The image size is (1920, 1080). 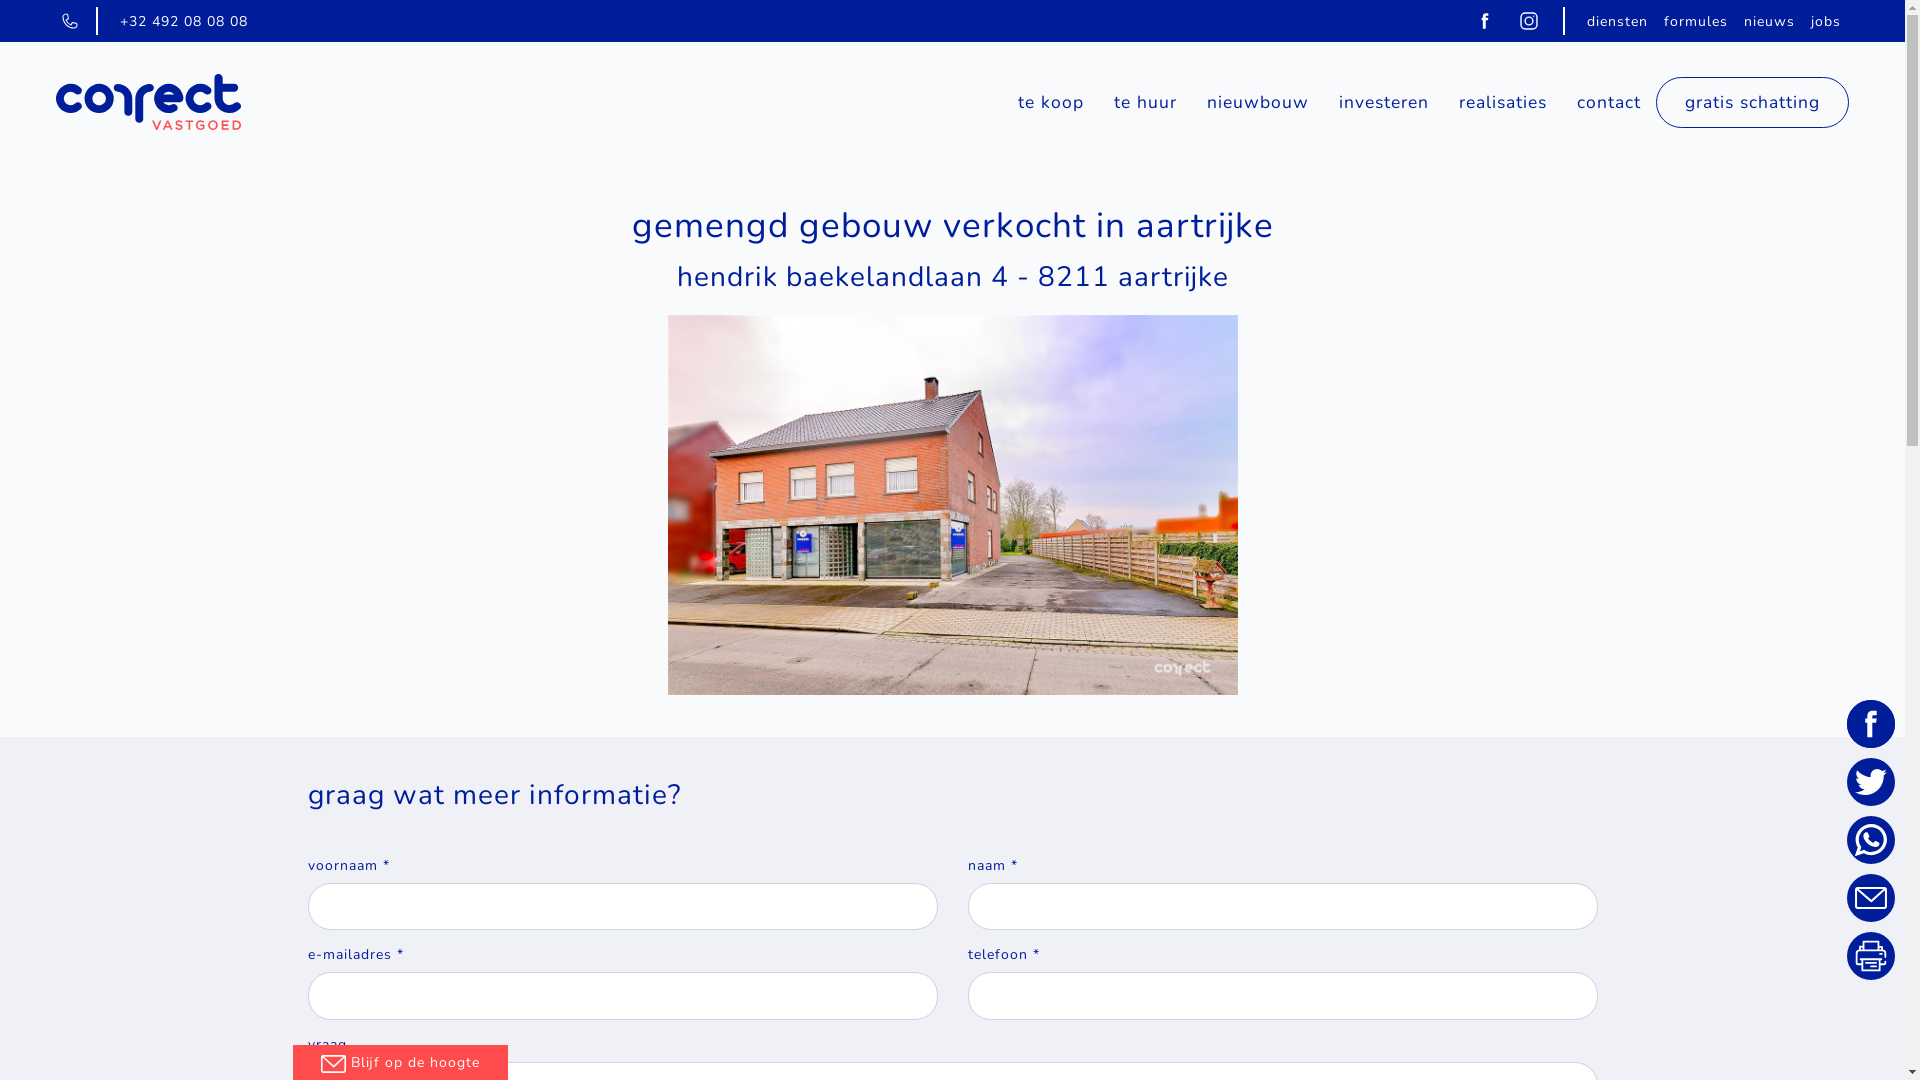 What do you see at coordinates (1502, 101) in the screenshot?
I see `'realisaties'` at bounding box center [1502, 101].